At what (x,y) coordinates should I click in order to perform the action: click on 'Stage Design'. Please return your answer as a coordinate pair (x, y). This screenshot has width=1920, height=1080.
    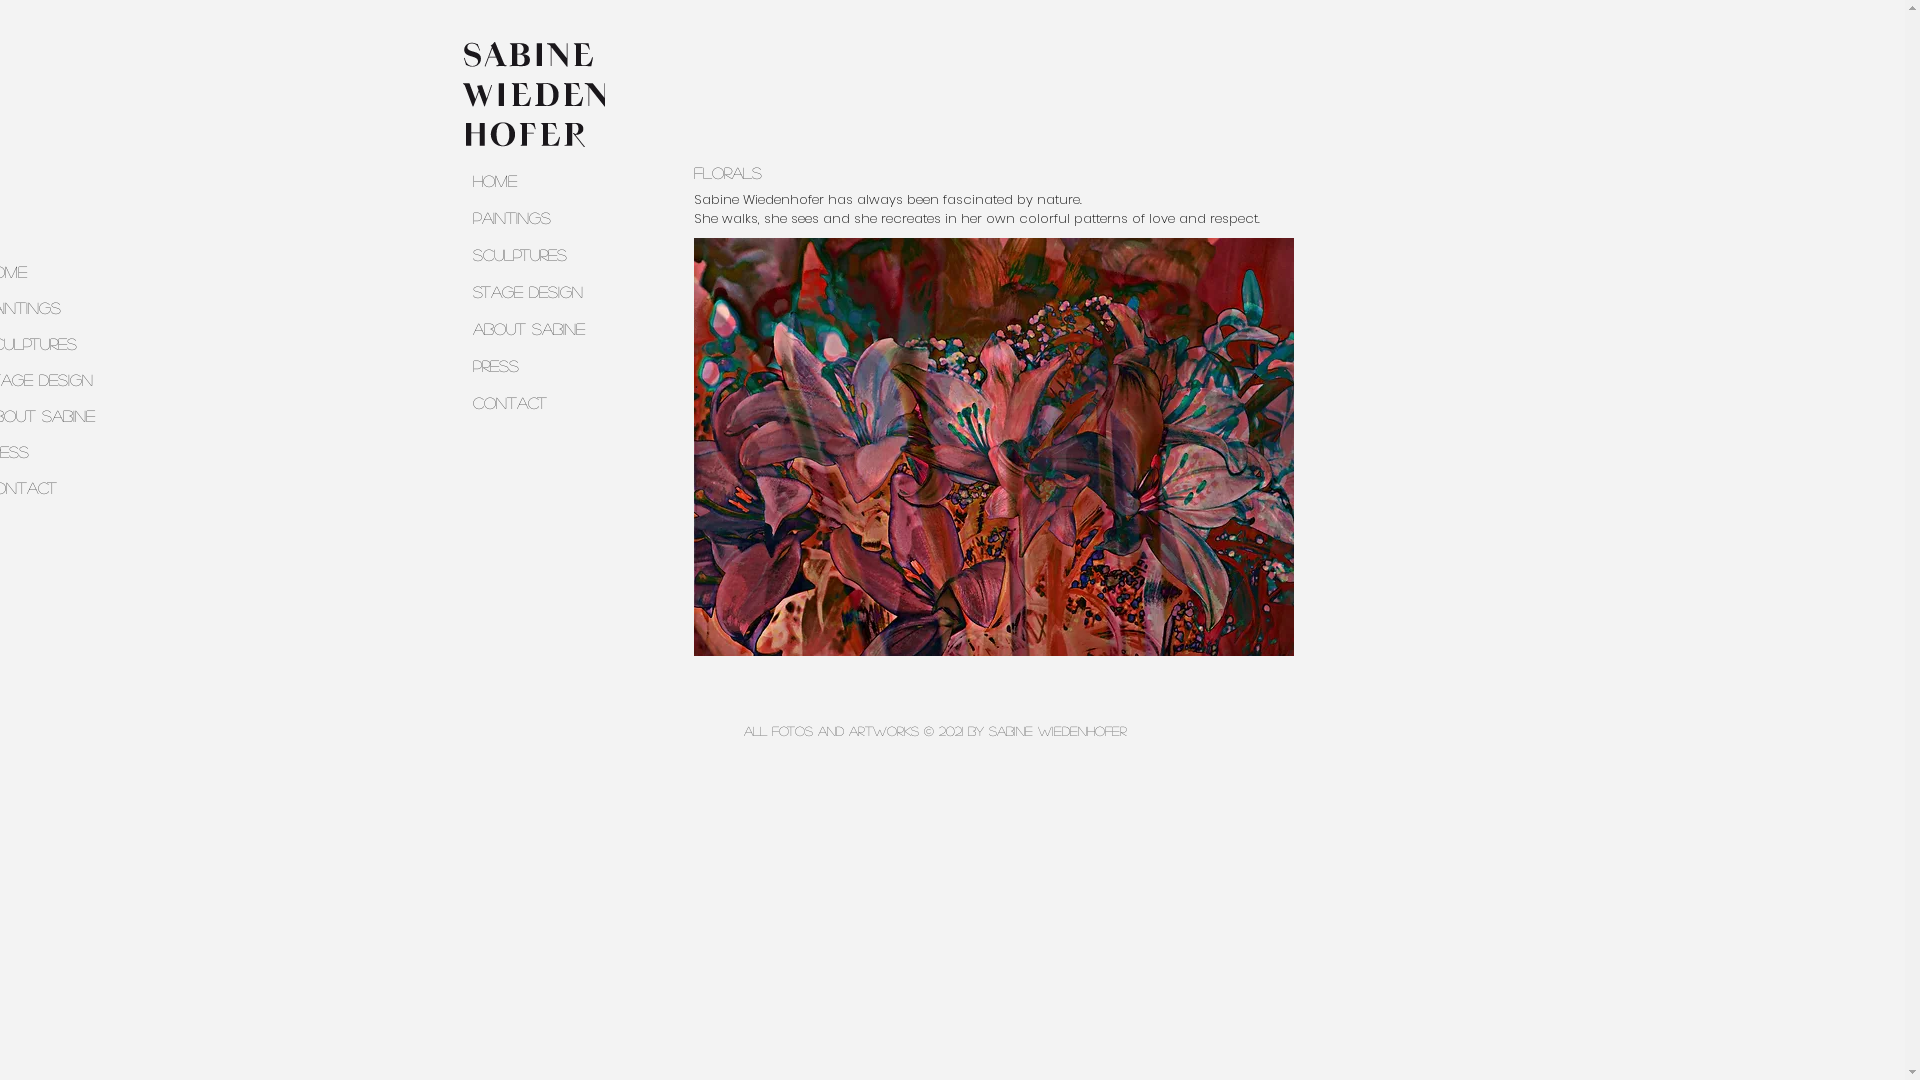
    Looking at the image, I should click on (549, 291).